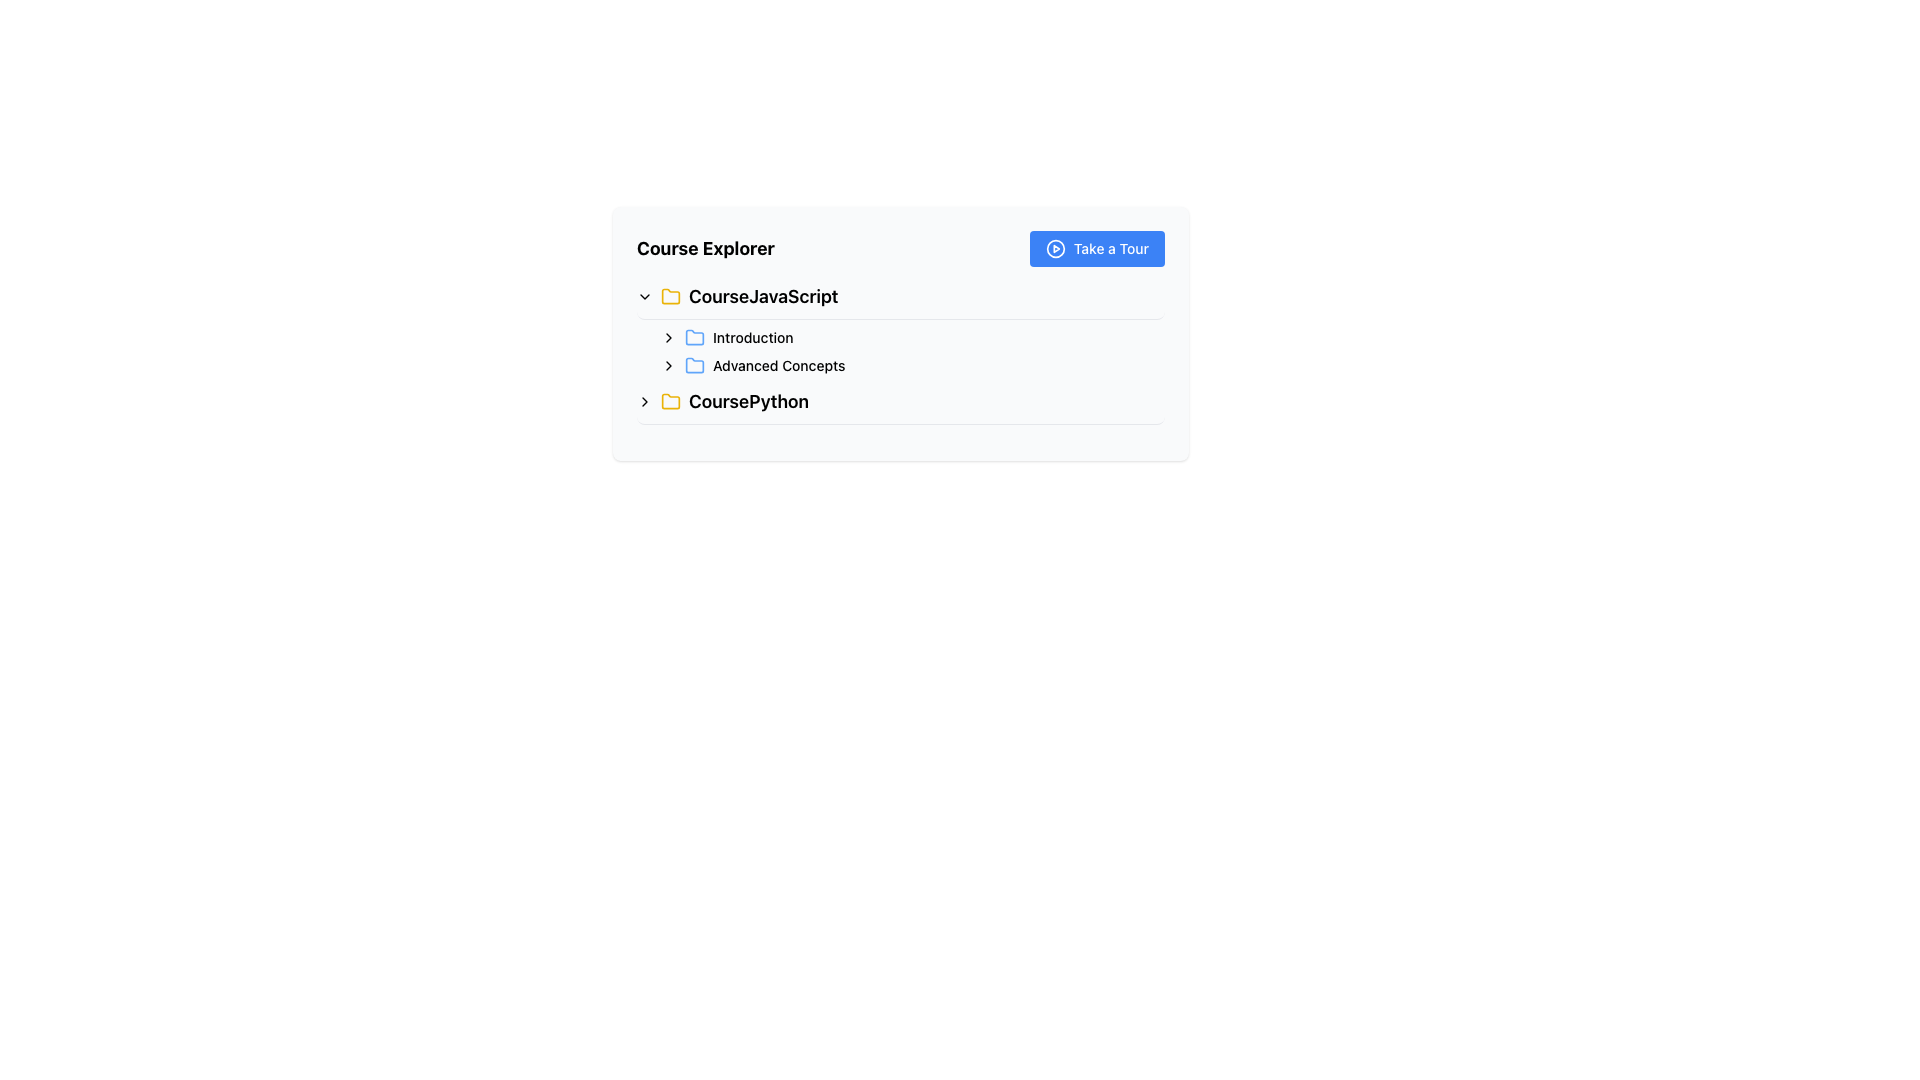 This screenshot has width=1920, height=1080. What do you see at coordinates (695, 335) in the screenshot?
I see `the 'CourseJavaScript' folder icon` at bounding box center [695, 335].